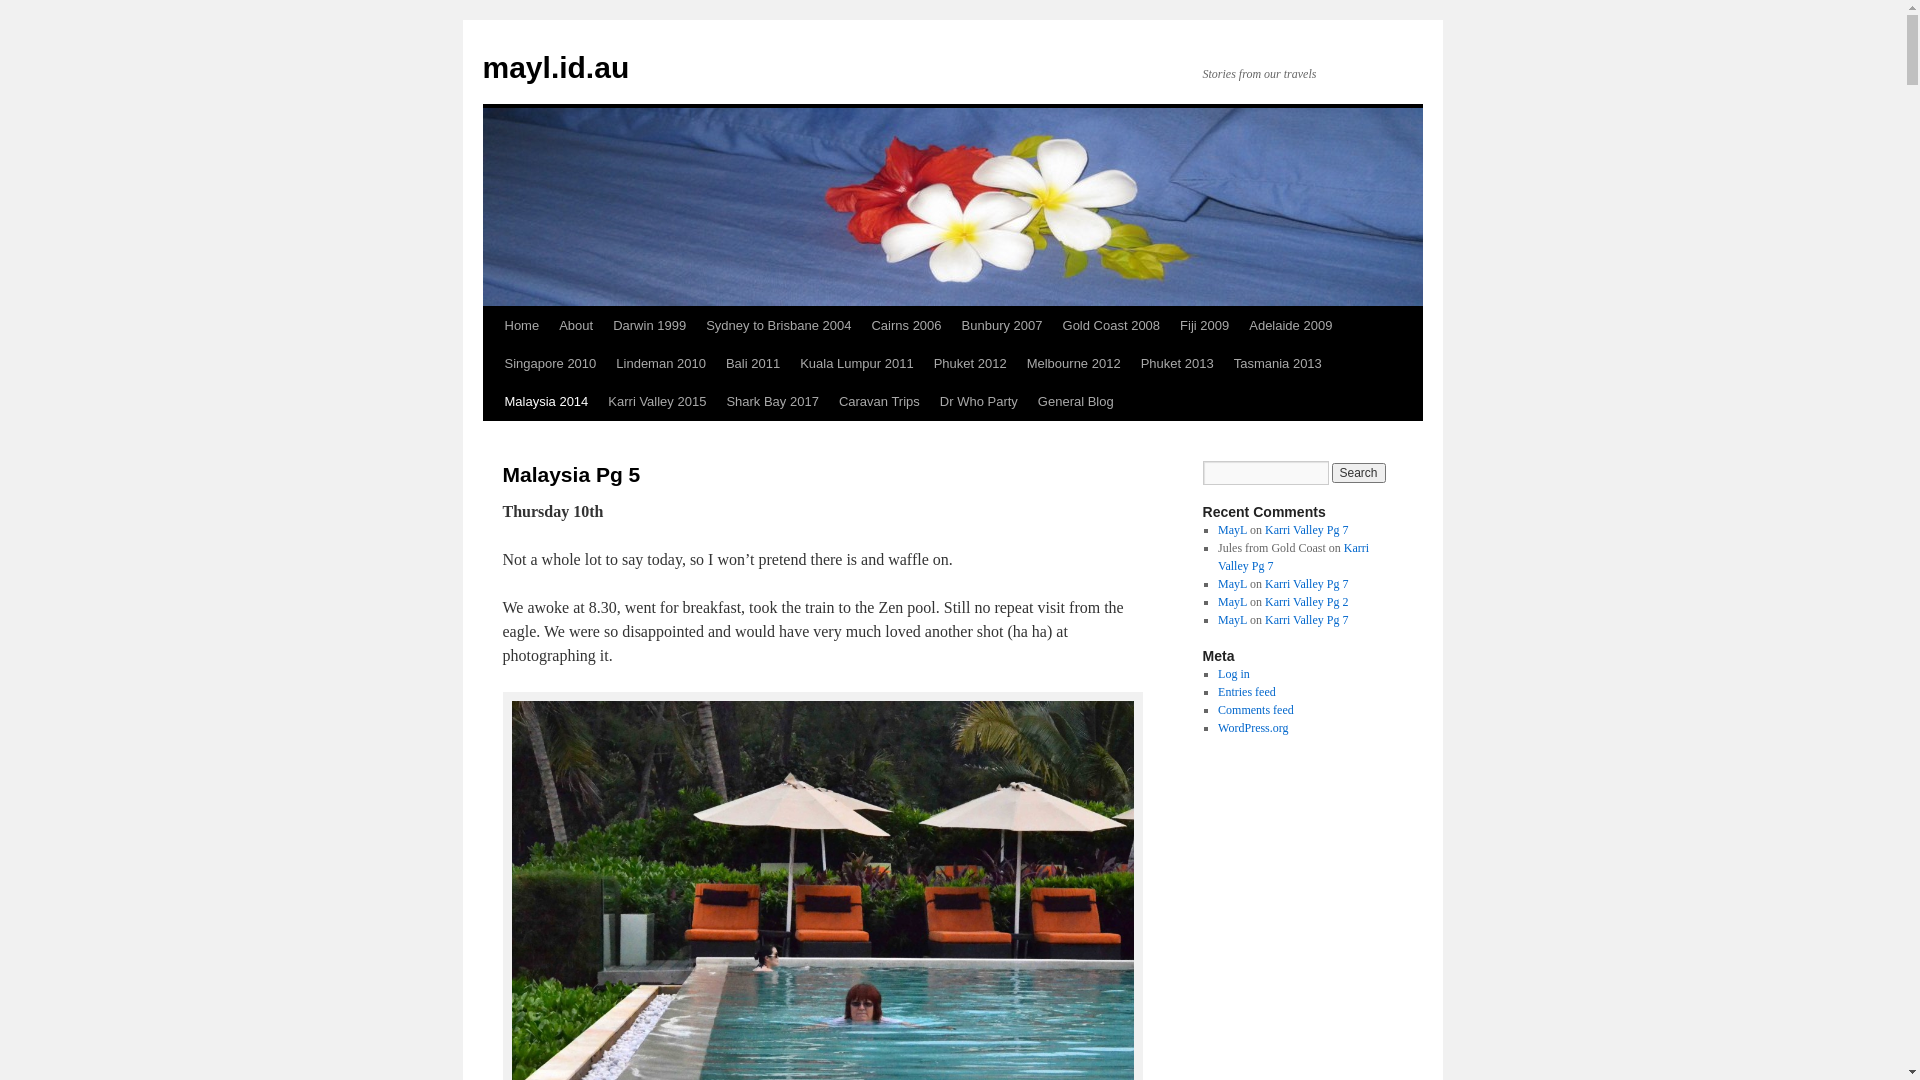  What do you see at coordinates (1223, 363) in the screenshot?
I see `'Tasmania 2013'` at bounding box center [1223, 363].